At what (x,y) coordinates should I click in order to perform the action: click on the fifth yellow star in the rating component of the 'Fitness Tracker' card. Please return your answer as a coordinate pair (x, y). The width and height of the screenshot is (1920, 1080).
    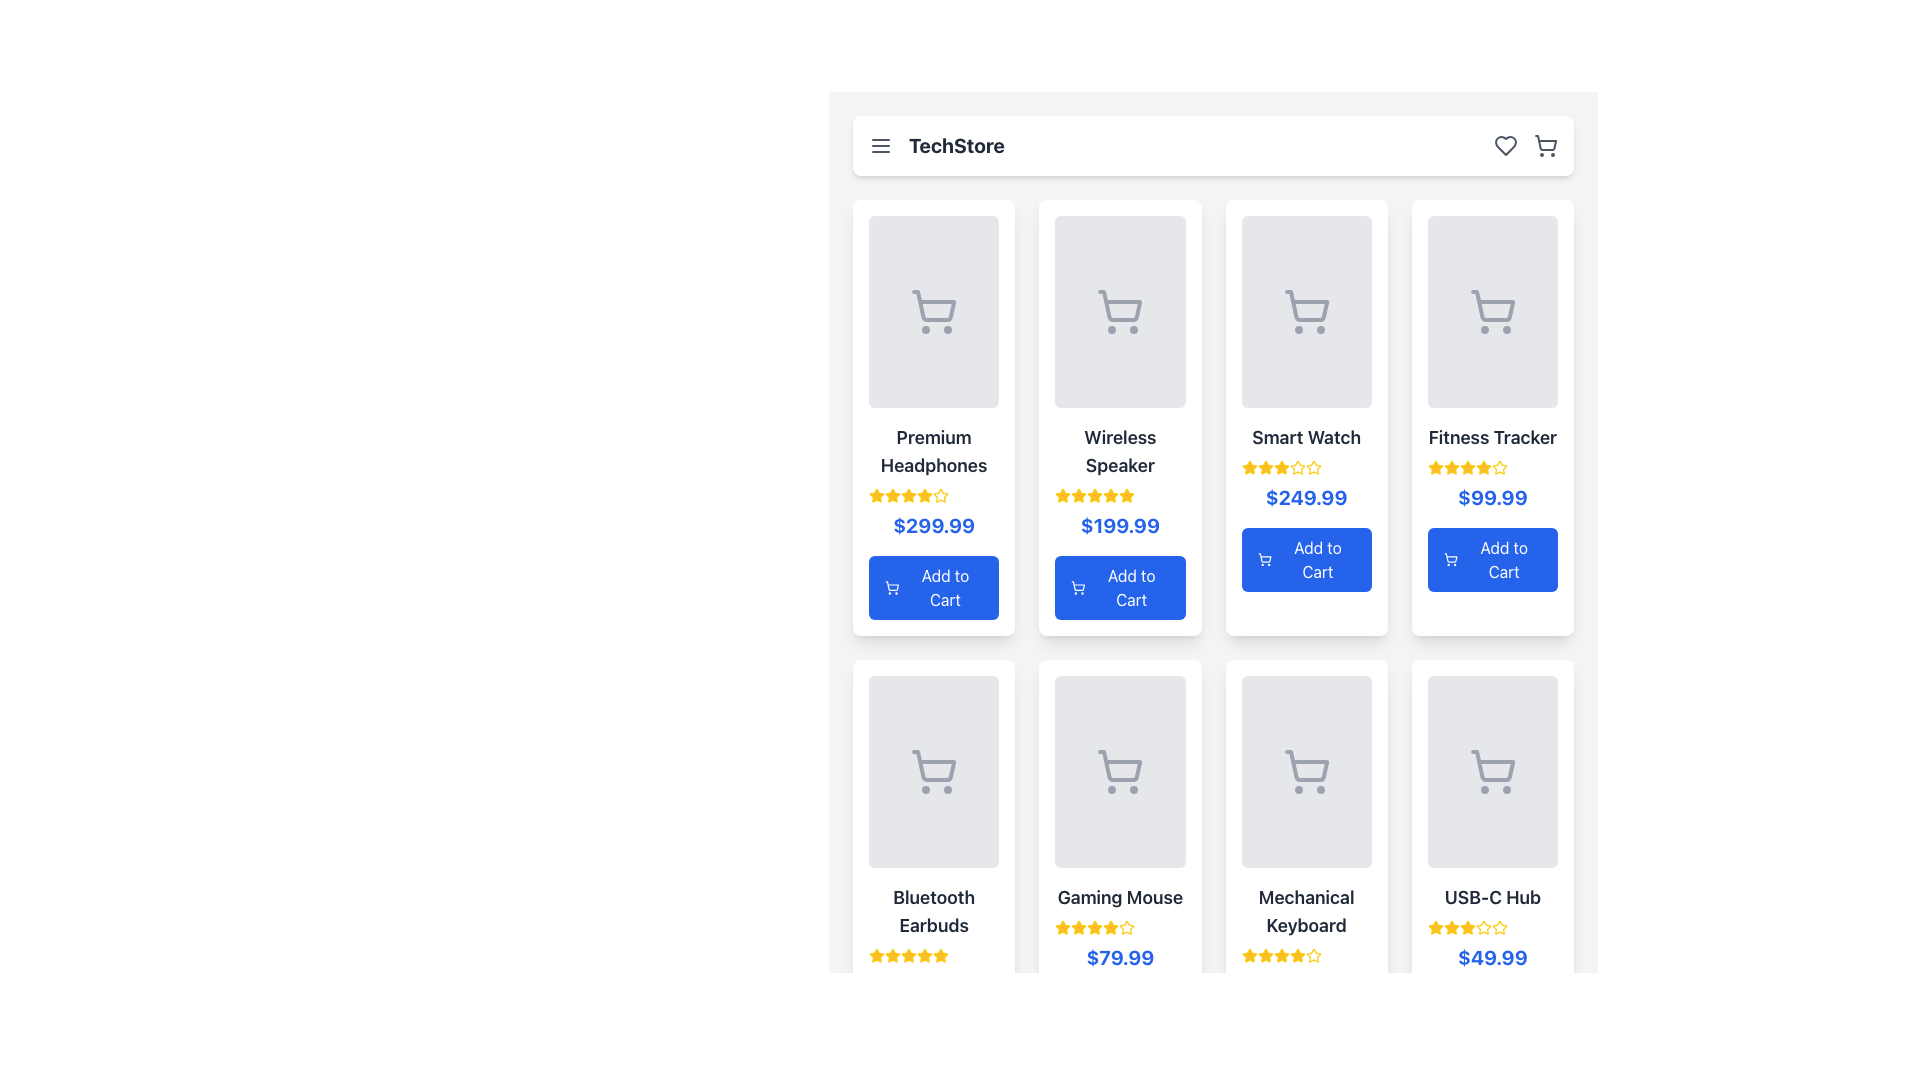
    Looking at the image, I should click on (1483, 467).